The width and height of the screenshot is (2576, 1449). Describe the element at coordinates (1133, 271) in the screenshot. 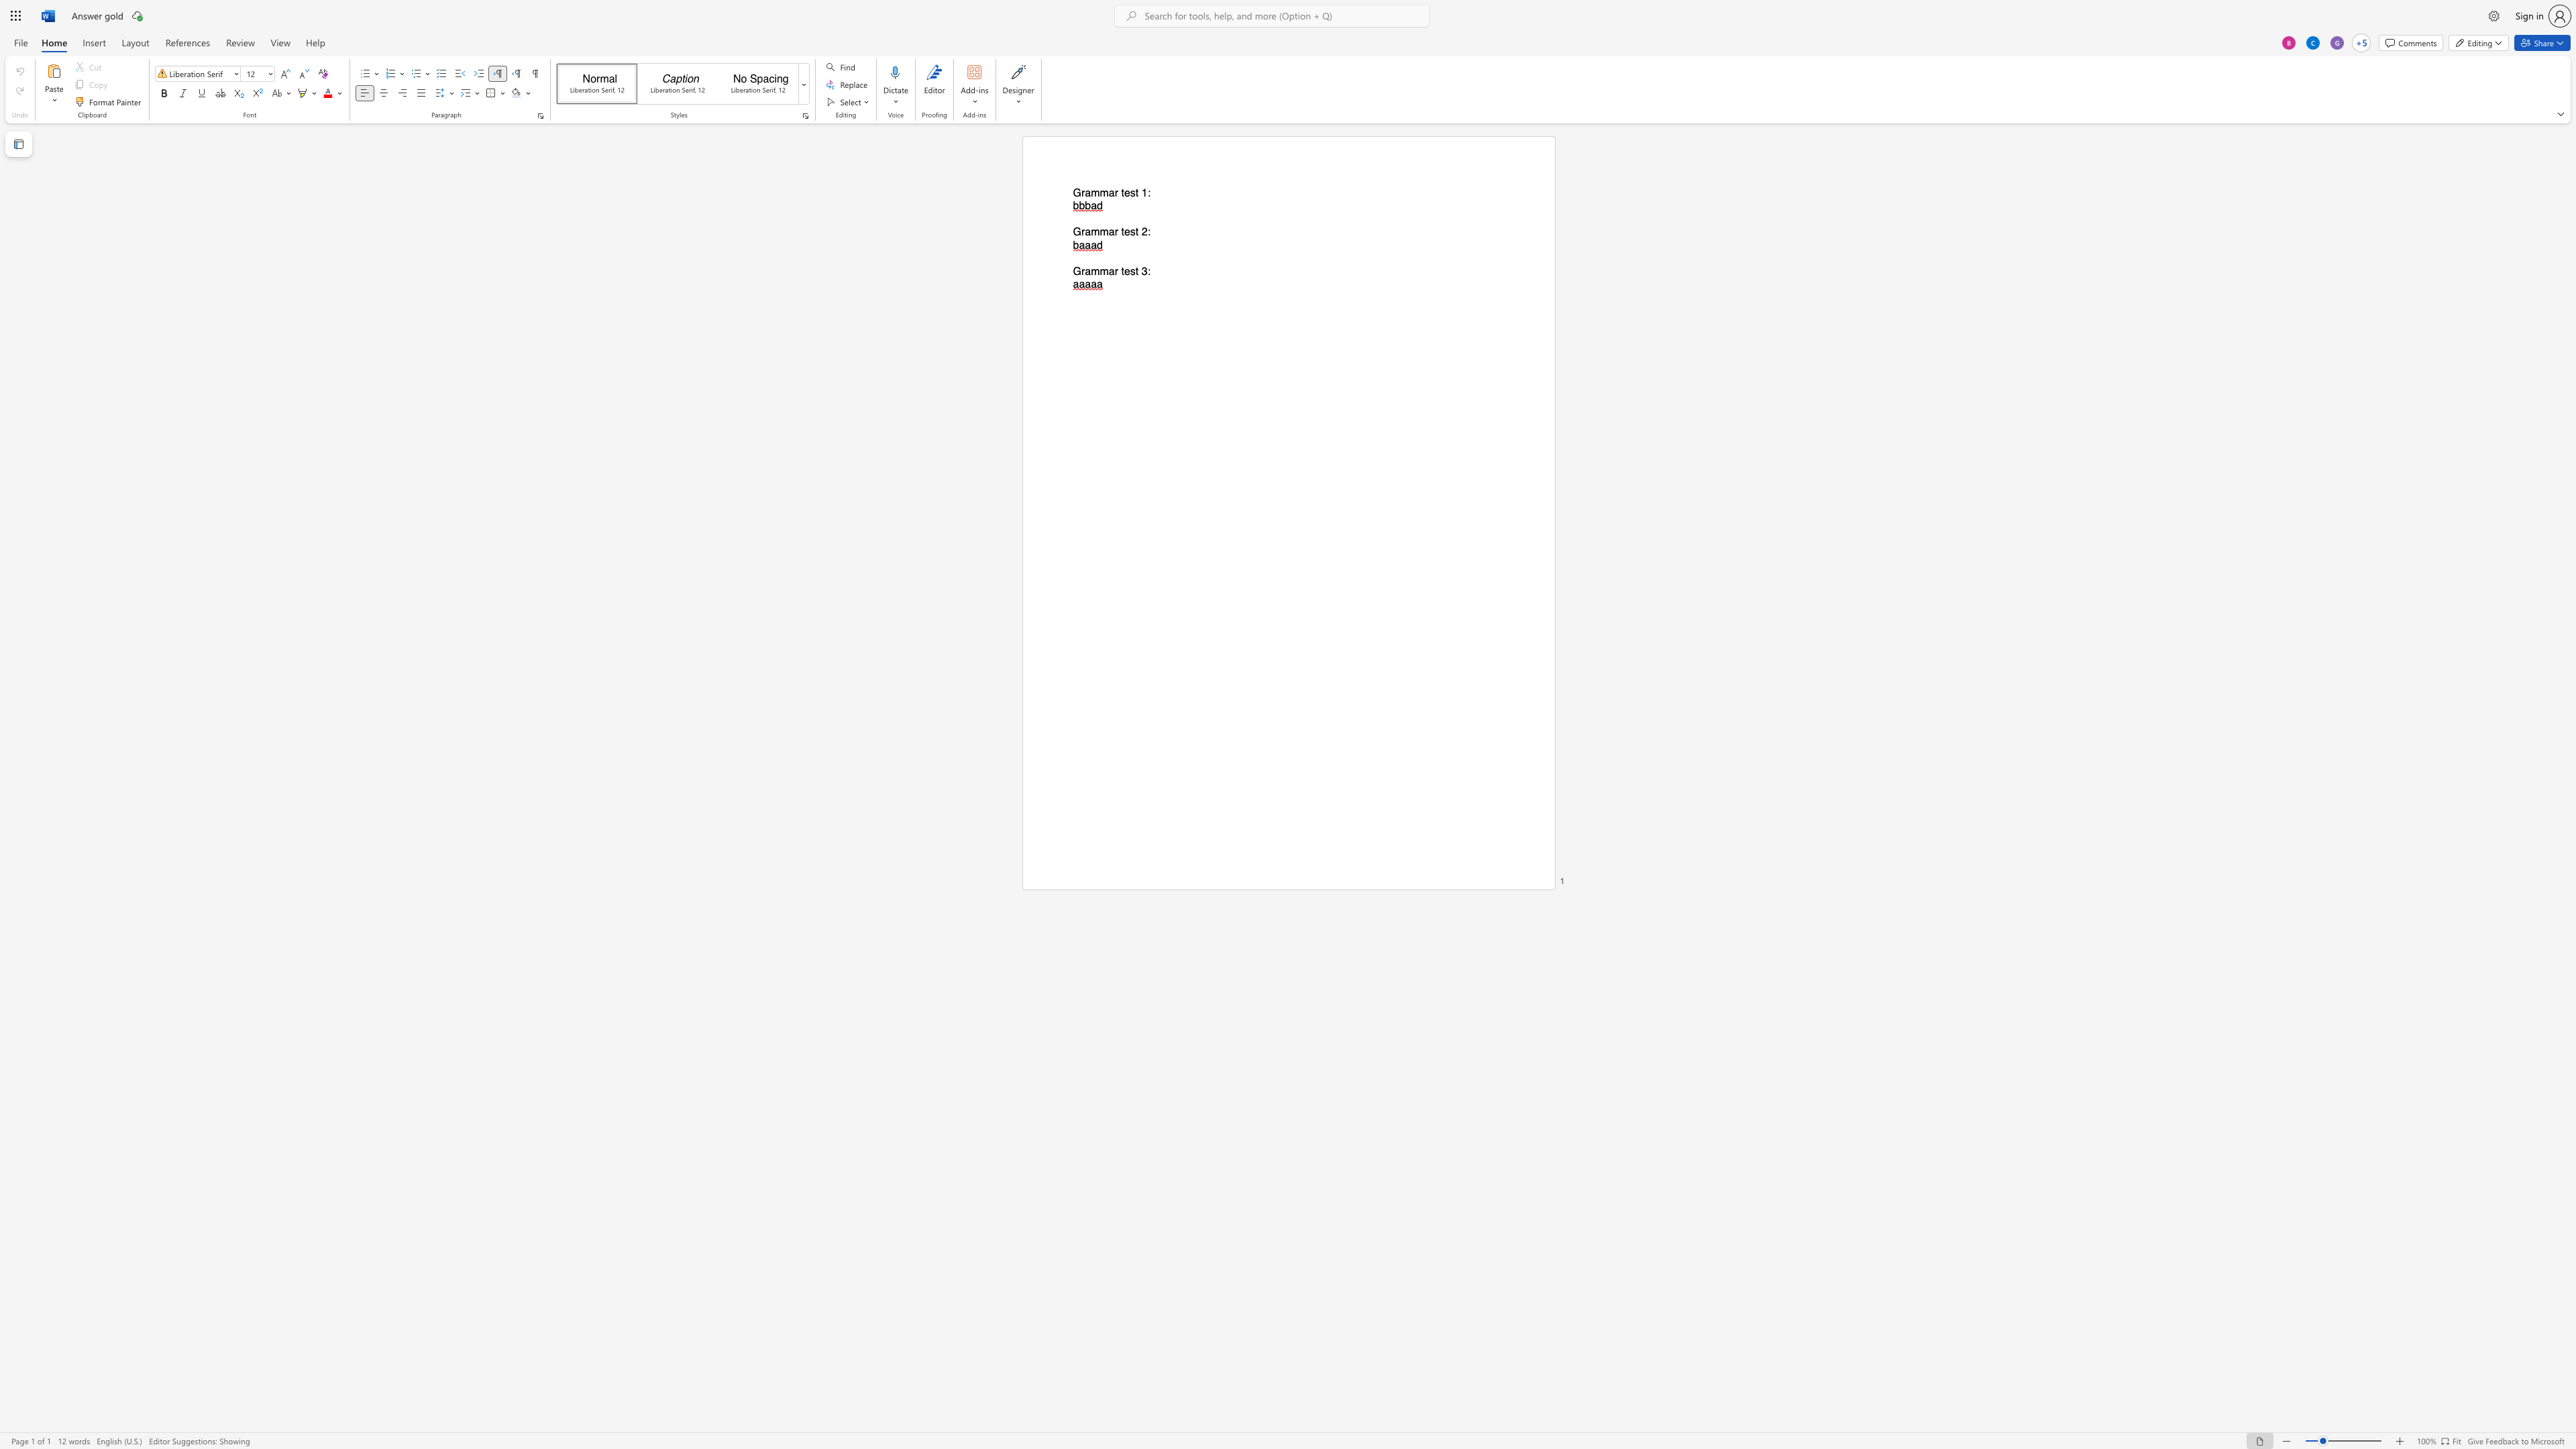

I see `the space between the continuous character "s" and "t" in the text` at that location.